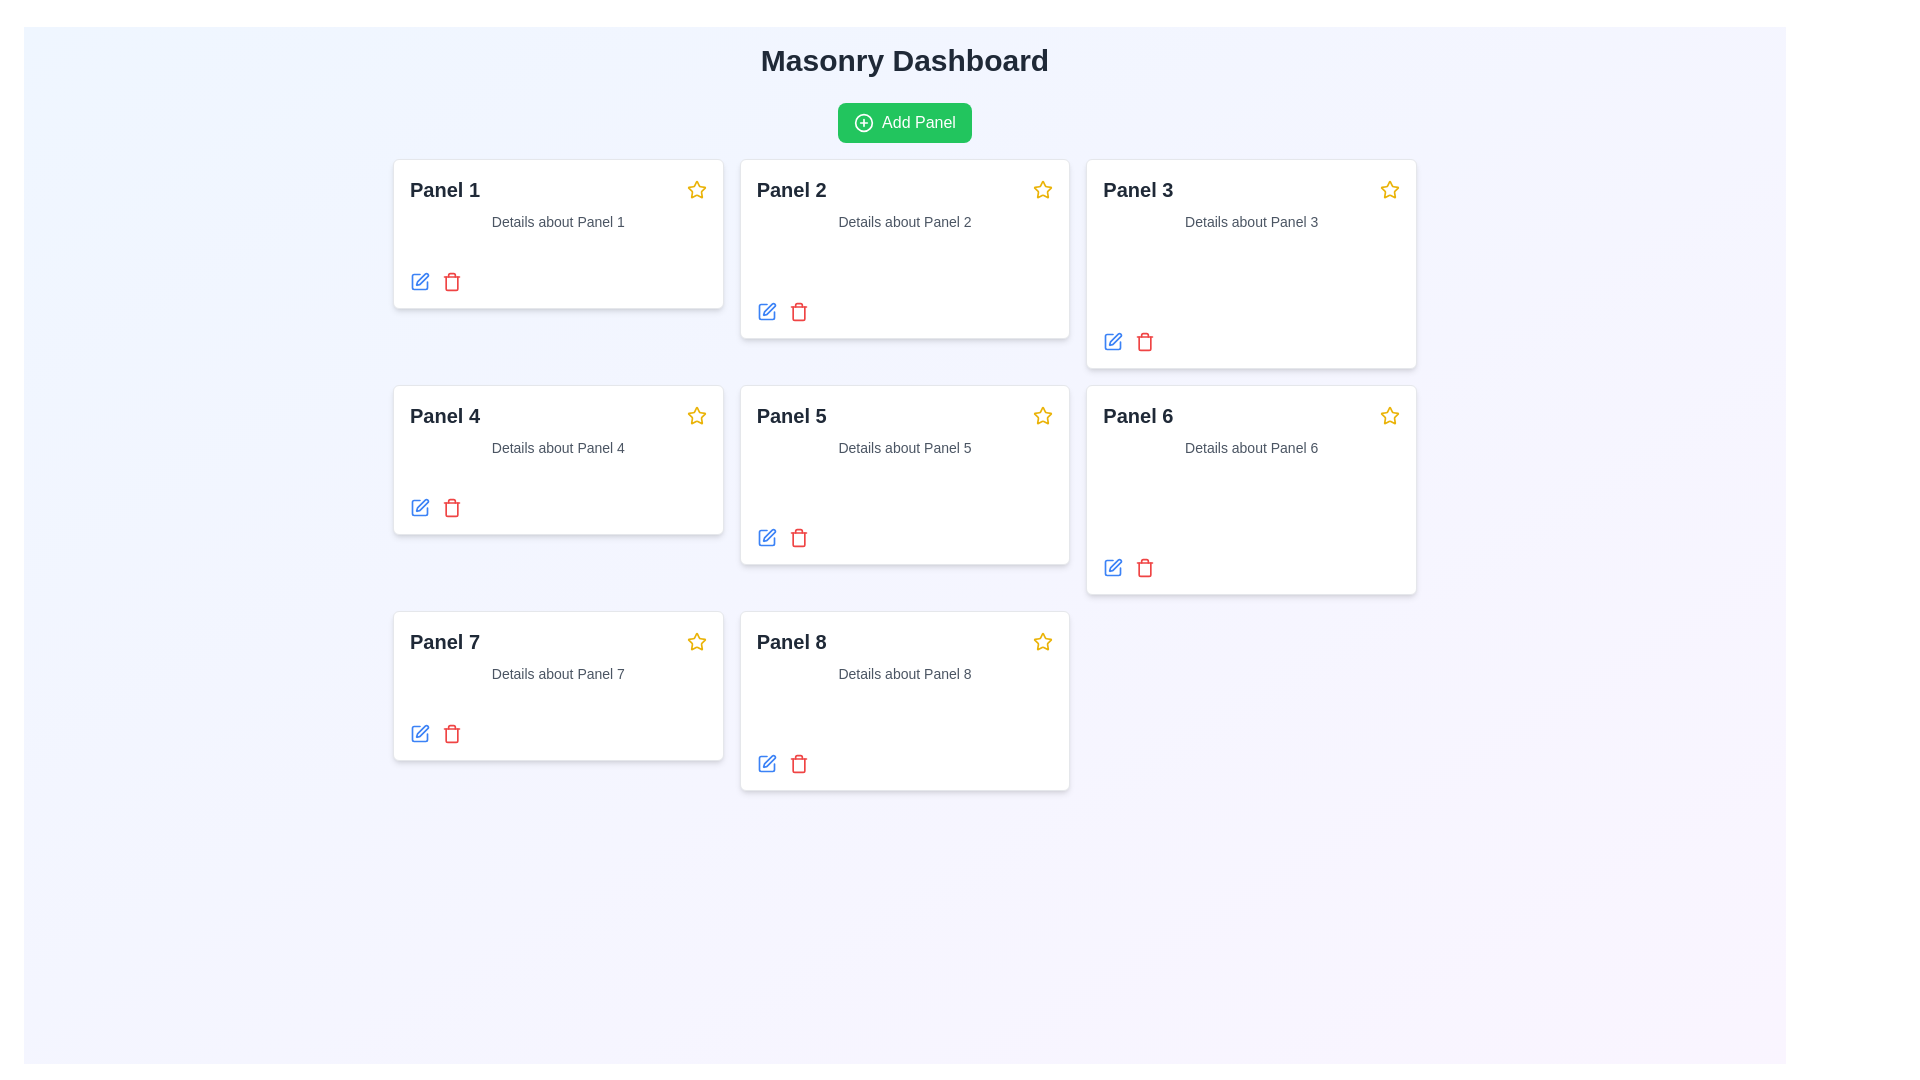 The width and height of the screenshot is (1920, 1080). Describe the element at coordinates (421, 279) in the screenshot. I see `the small pen-shaped icon within the SVG graphic in the top-left corner of 'Panel 7' to initiate an edit operation` at that location.